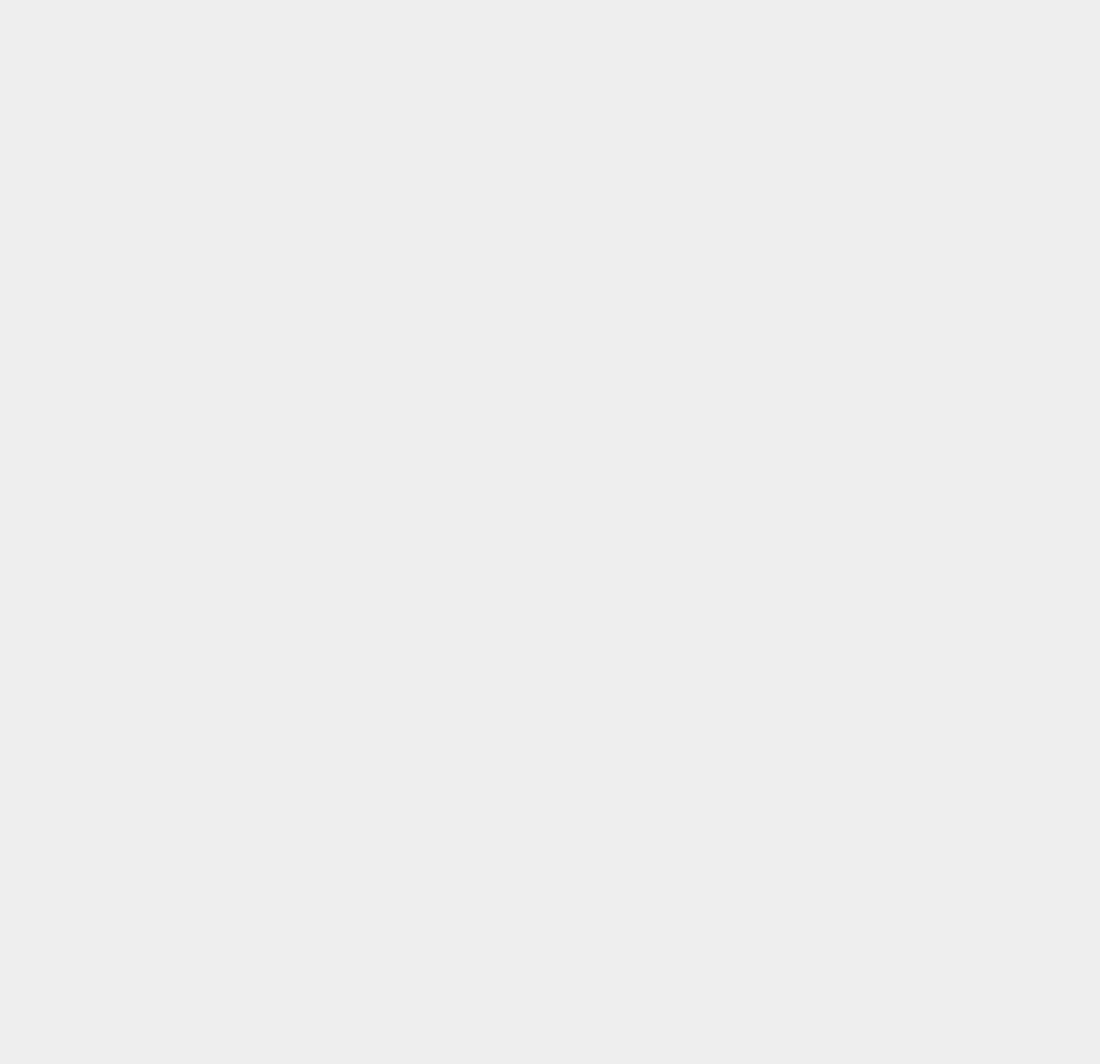  What do you see at coordinates (778, 698) in the screenshot?
I see `'iOS 16'` at bounding box center [778, 698].